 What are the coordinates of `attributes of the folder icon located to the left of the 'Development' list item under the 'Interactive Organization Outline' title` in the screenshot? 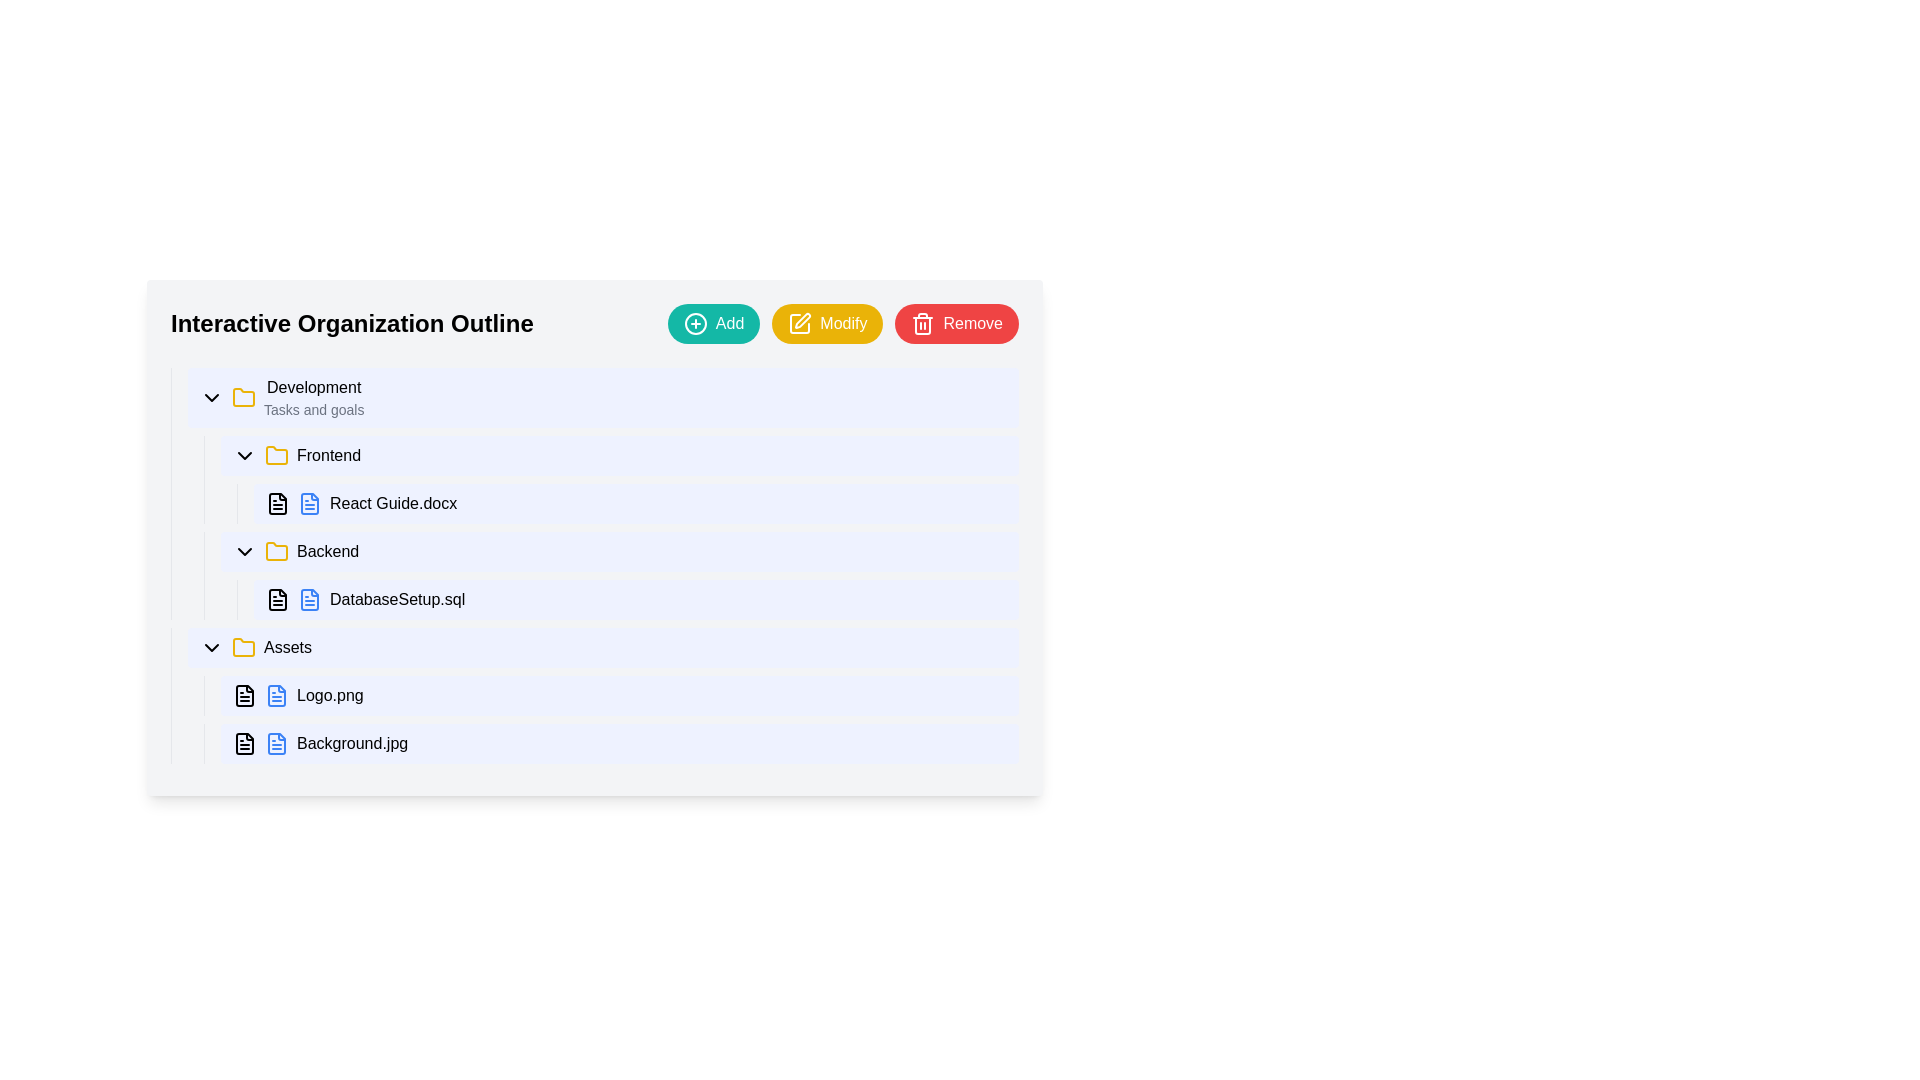 It's located at (243, 397).